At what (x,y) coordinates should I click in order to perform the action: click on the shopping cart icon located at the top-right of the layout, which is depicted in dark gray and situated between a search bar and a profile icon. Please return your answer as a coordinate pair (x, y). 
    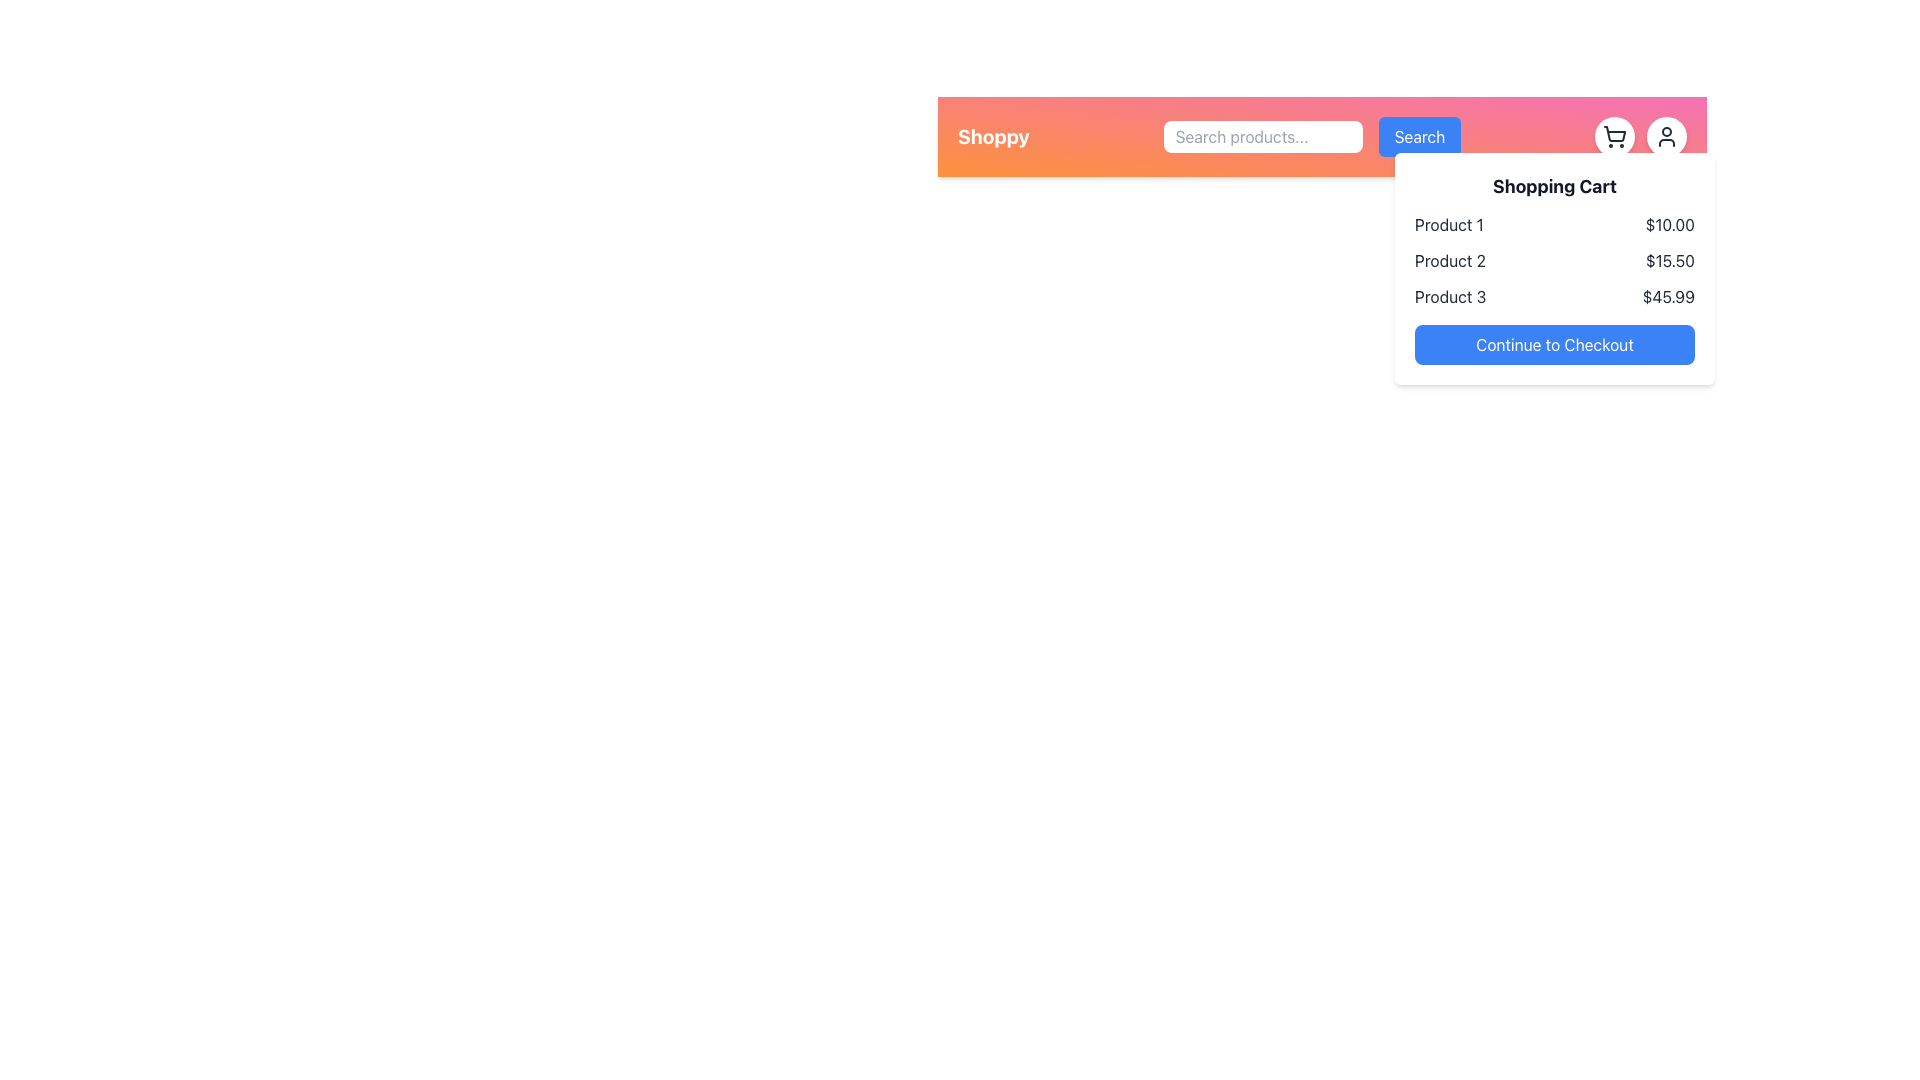
    Looking at the image, I should click on (1615, 134).